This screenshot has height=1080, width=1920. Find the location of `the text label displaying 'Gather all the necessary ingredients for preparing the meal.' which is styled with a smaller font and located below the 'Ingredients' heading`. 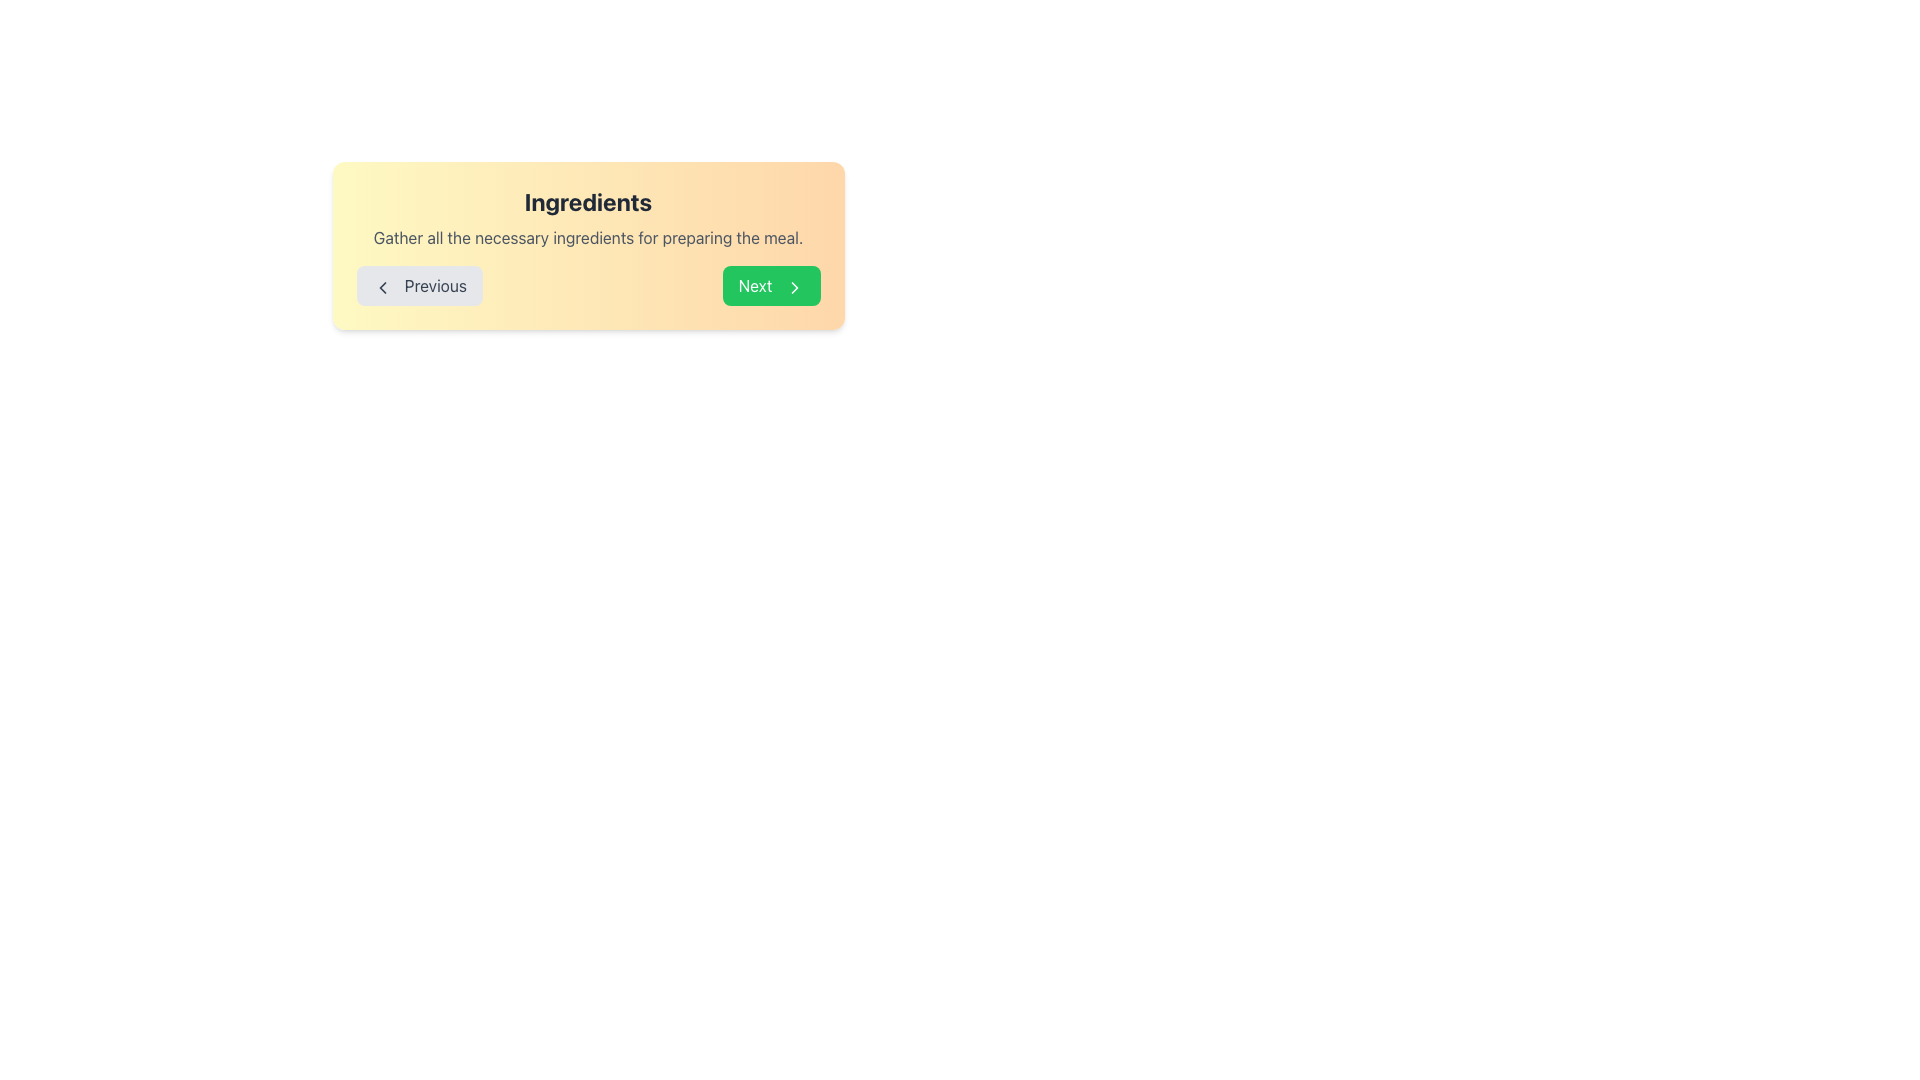

the text label displaying 'Gather all the necessary ingredients for preparing the meal.' which is styled with a smaller font and located below the 'Ingredients' heading is located at coordinates (587, 237).